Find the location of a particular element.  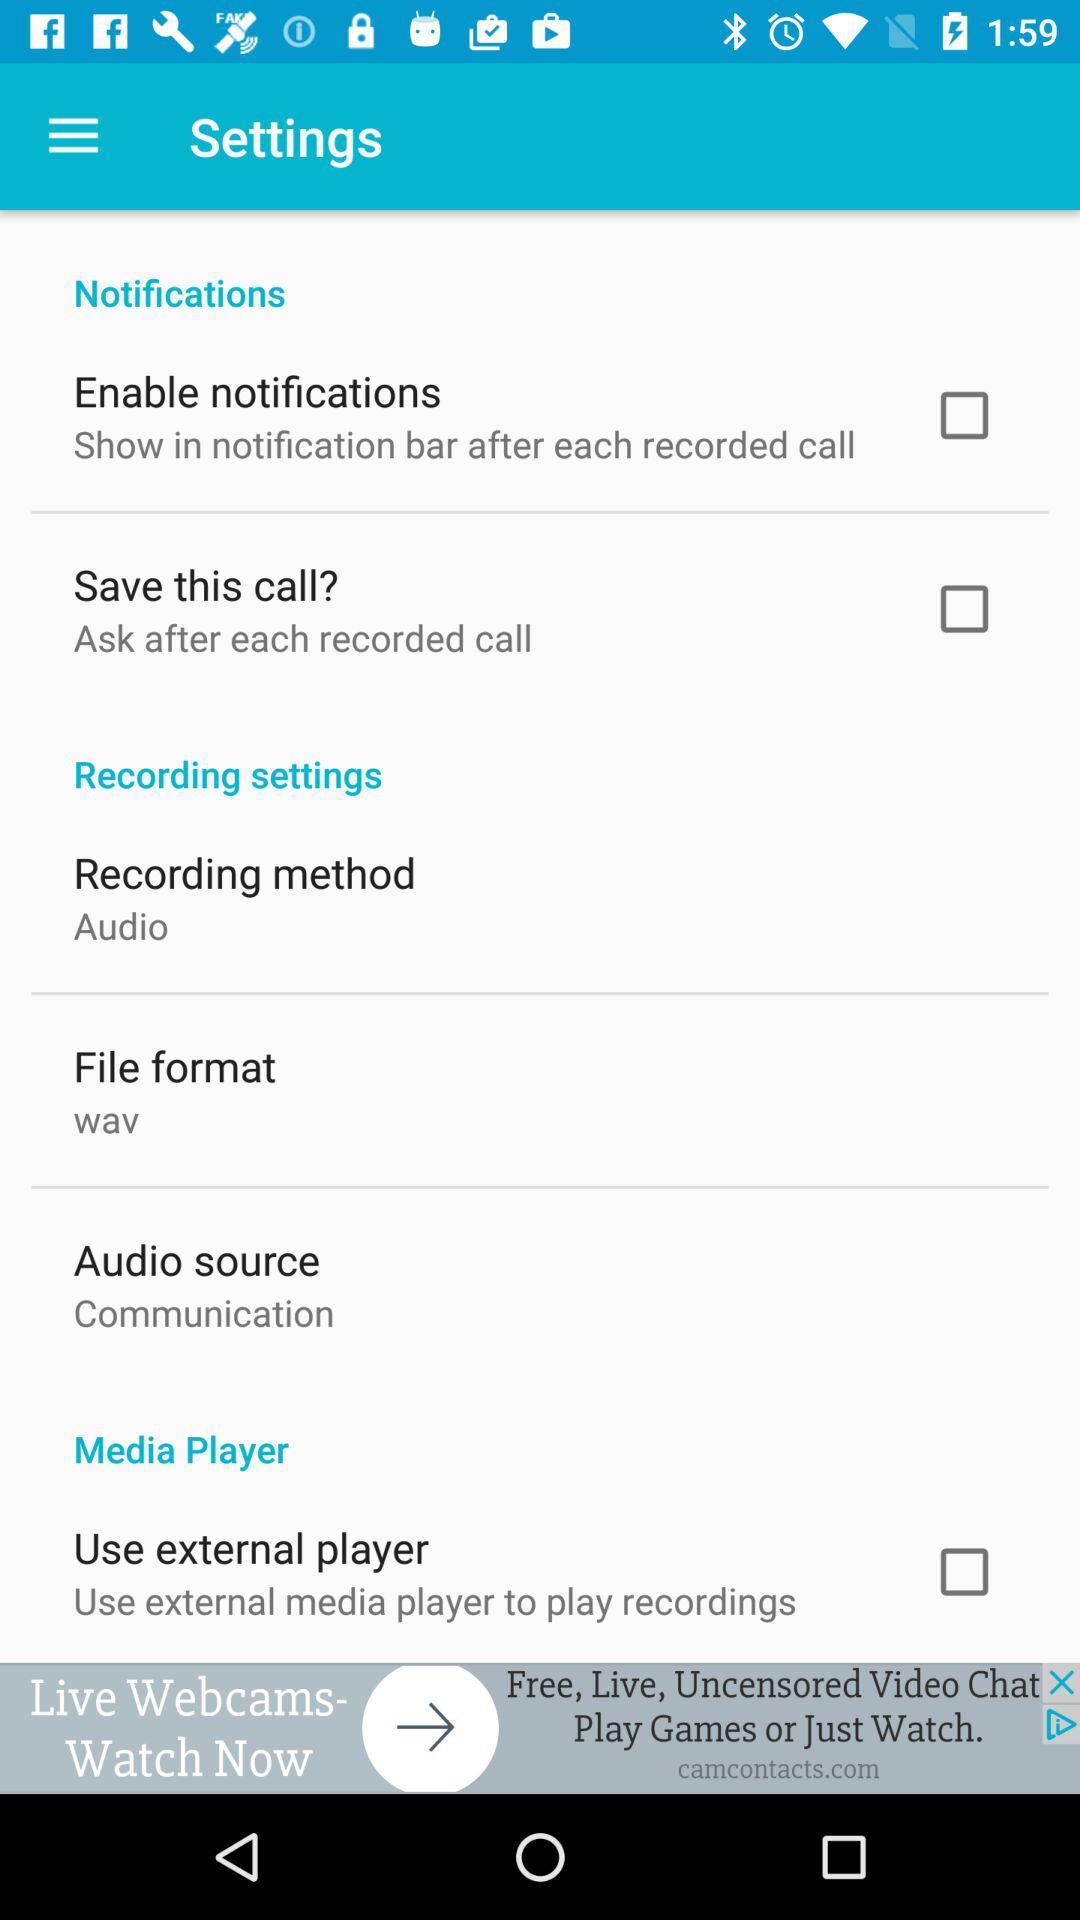

the icon above the media player item is located at coordinates (204, 1308).